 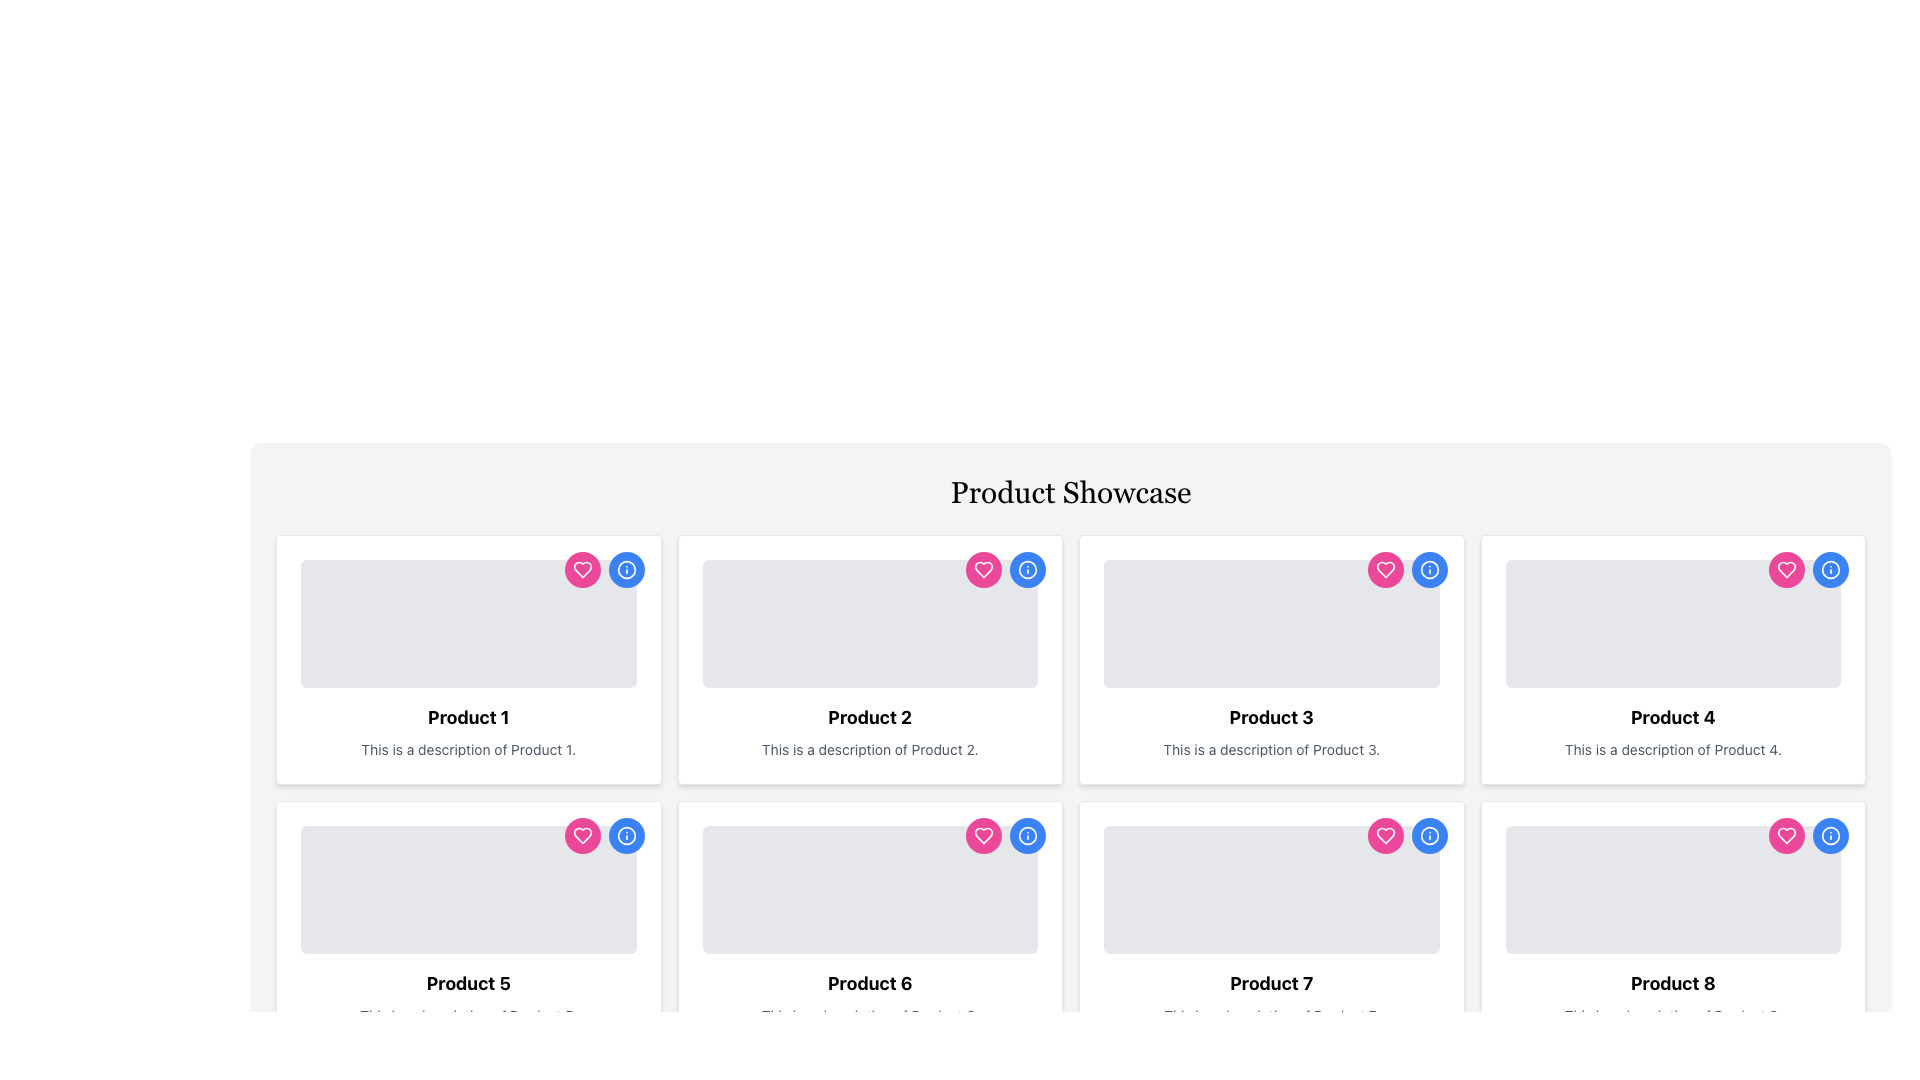 I want to click on the information button located at the top-right corner of the 'Product 2' card, so click(x=1027, y=570).